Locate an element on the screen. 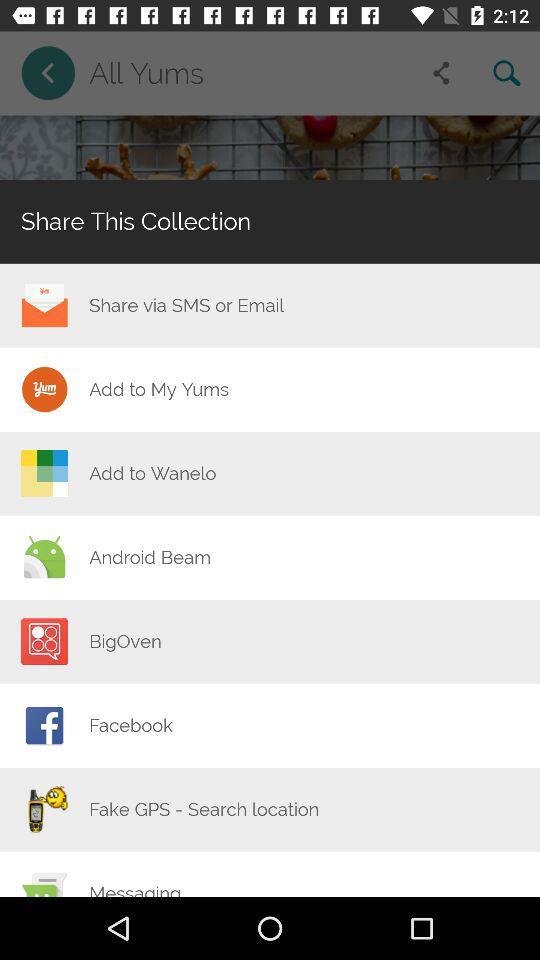  item below facebook is located at coordinates (203, 809).